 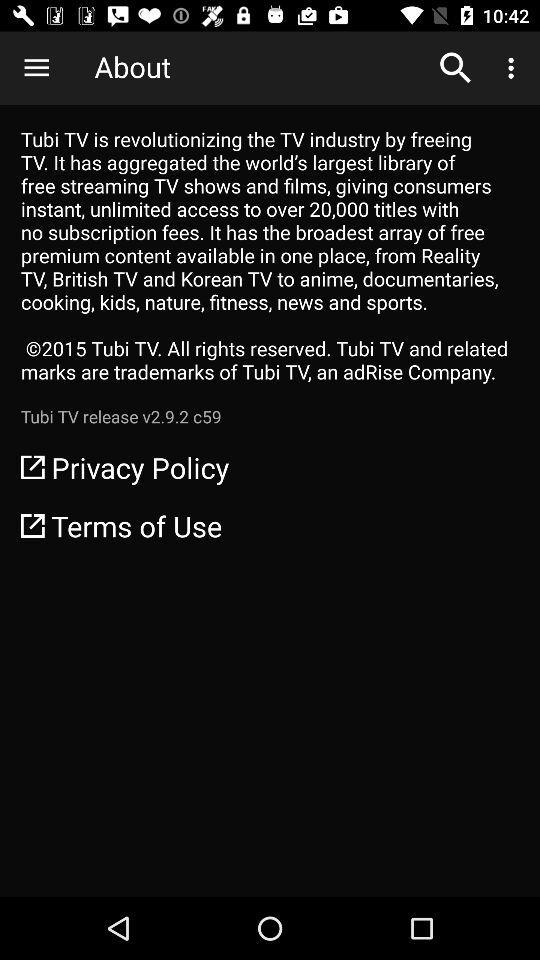 What do you see at coordinates (36, 68) in the screenshot?
I see `icon to the left of the about icon` at bounding box center [36, 68].